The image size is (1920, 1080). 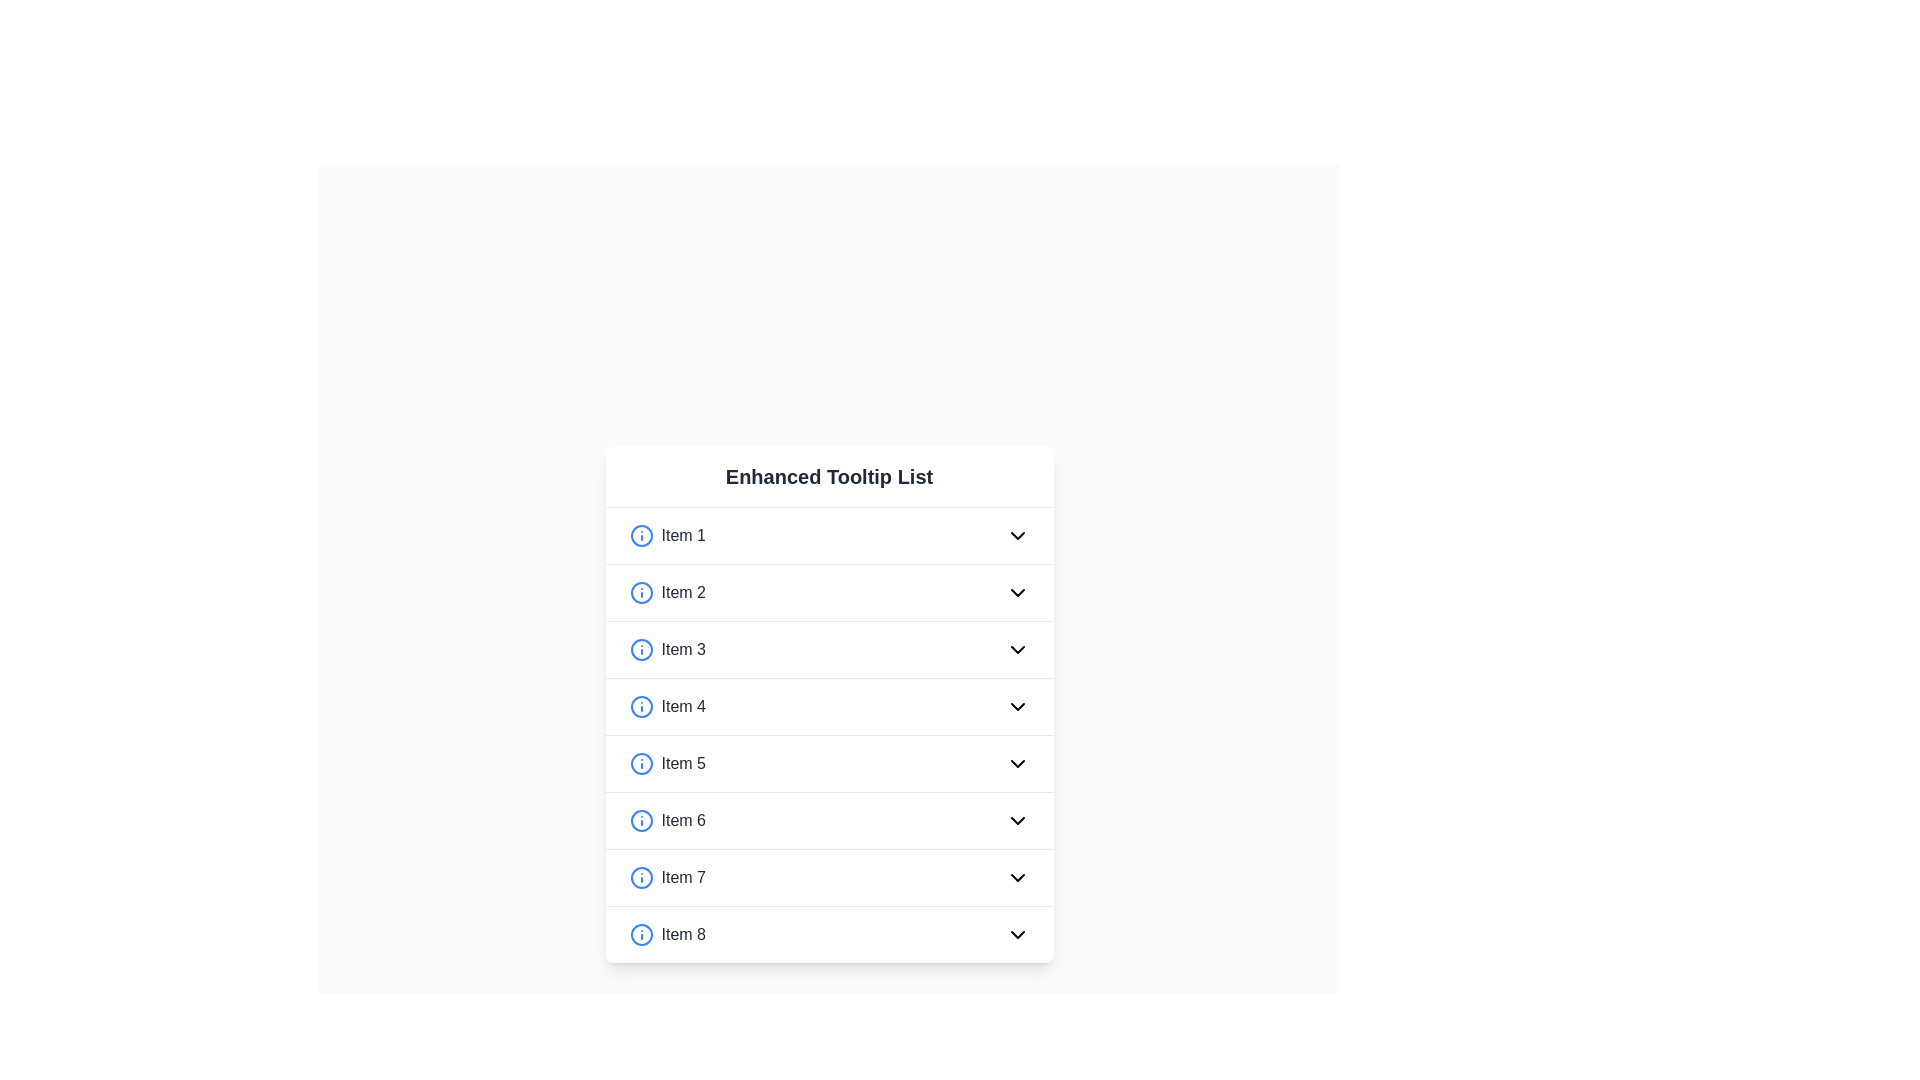 I want to click on text label for the sixth item in the list, which is positioned between 'Item 5' and 'Item 7', following an icon with a blue information symbol, so click(x=683, y=821).